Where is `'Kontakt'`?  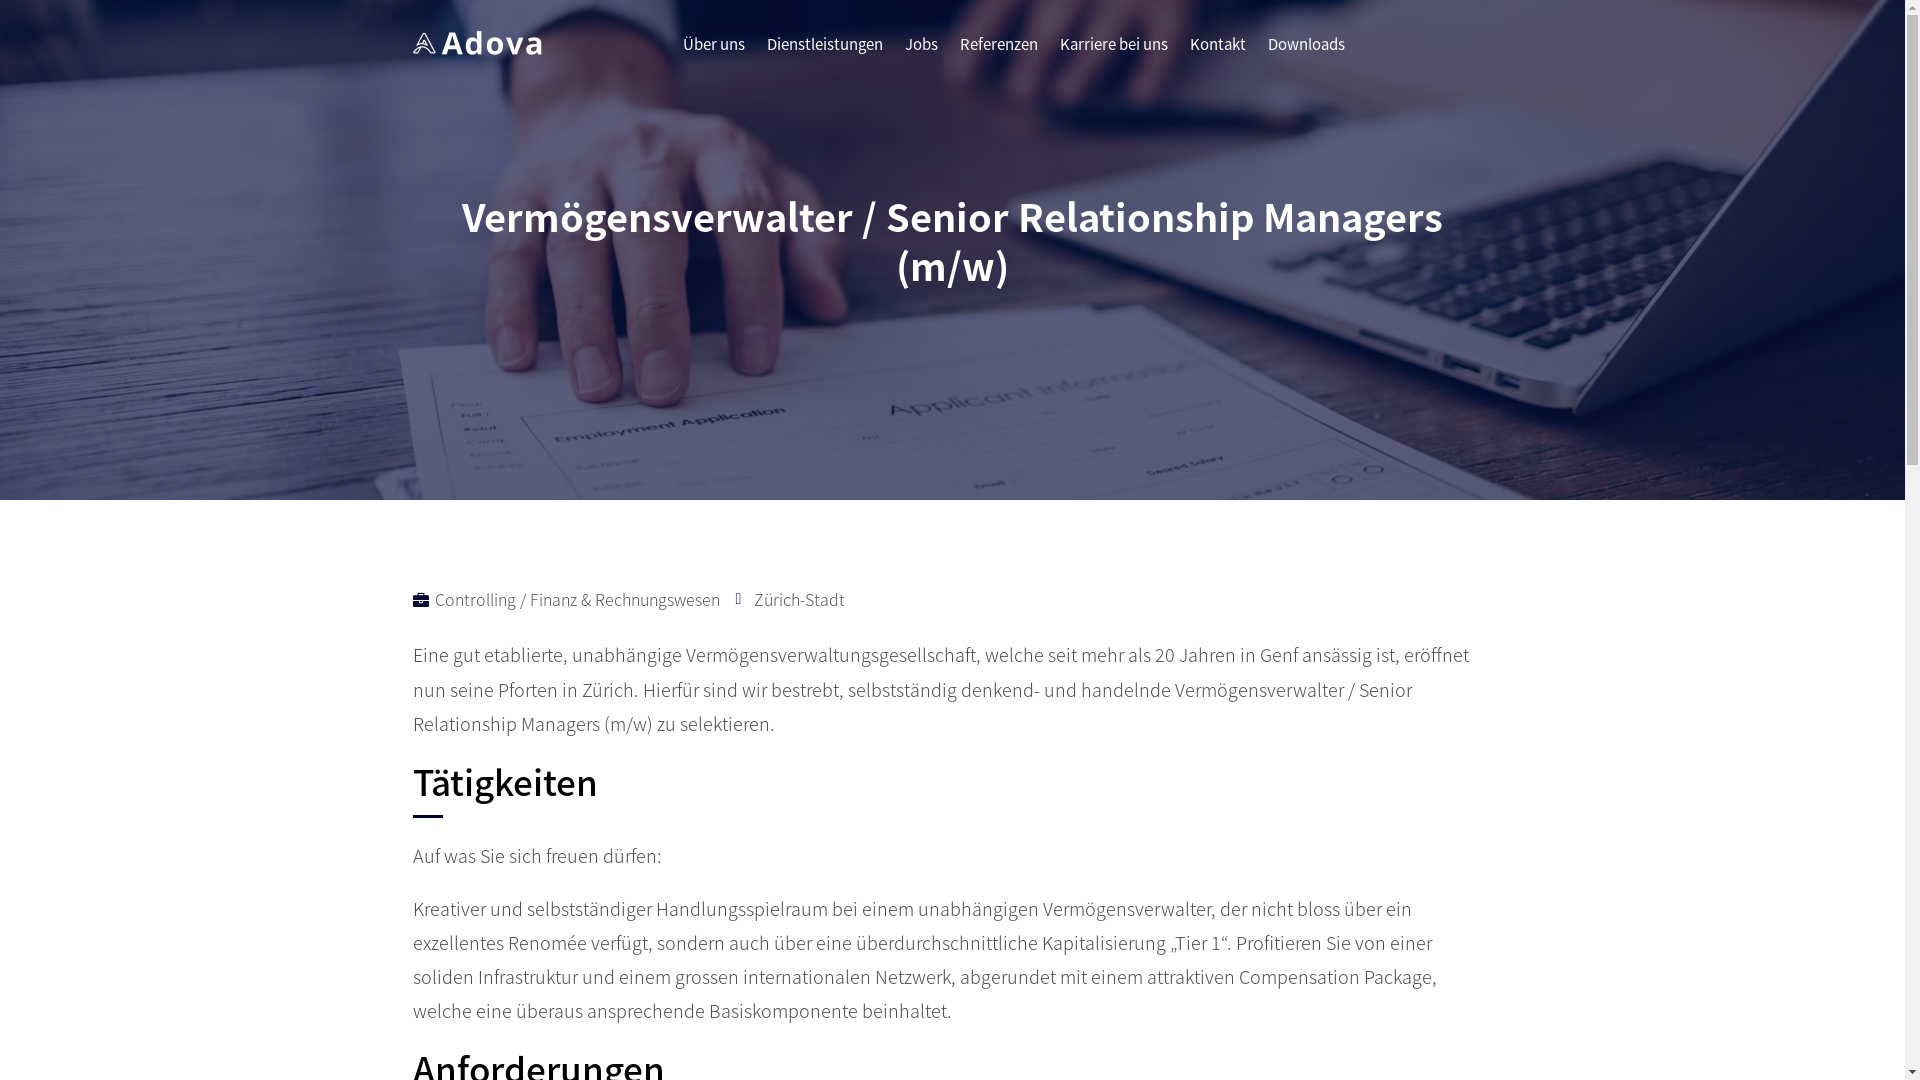 'Kontakt' is located at coordinates (1217, 50).